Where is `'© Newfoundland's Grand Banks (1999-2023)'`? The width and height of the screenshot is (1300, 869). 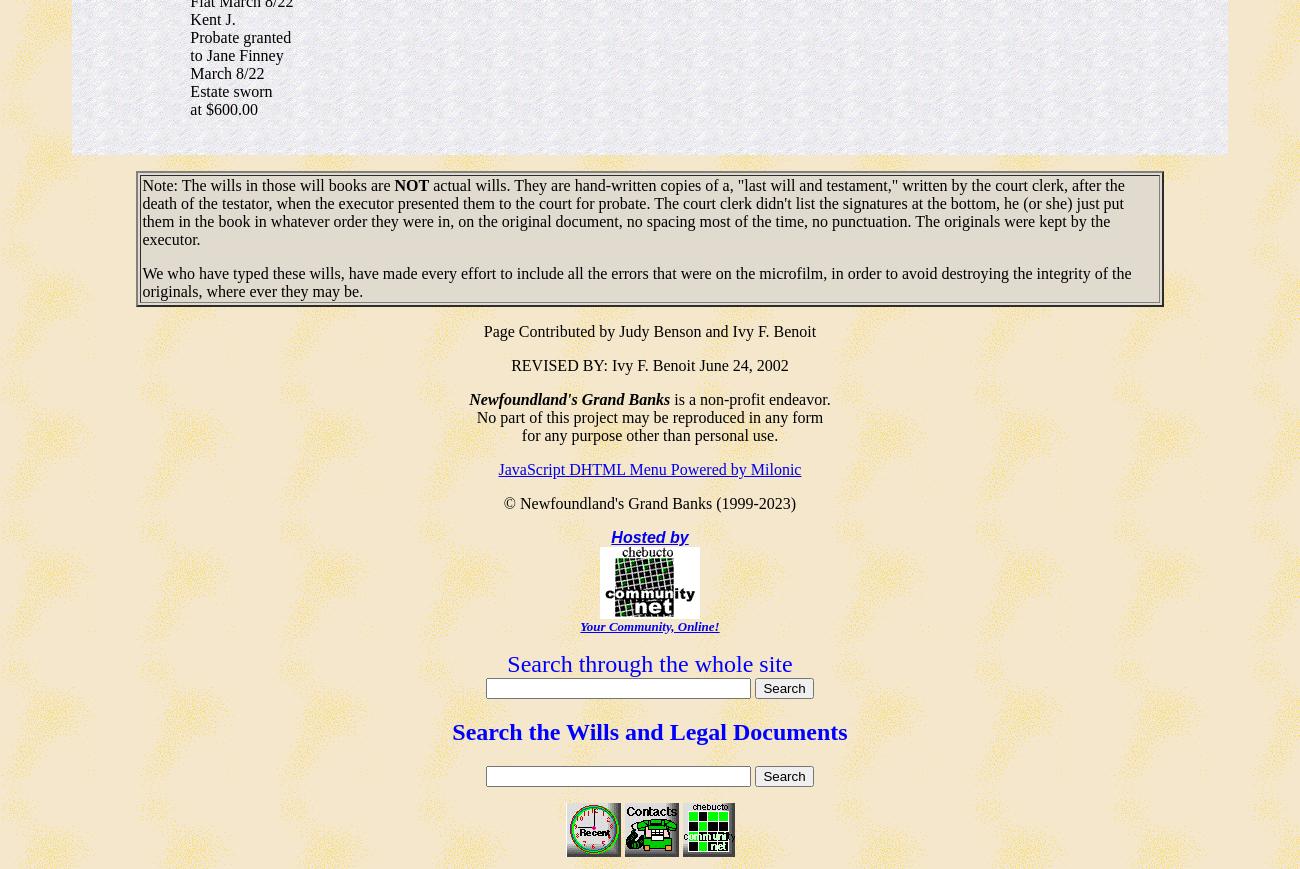 '© Newfoundland's Grand Banks (1999-2023)' is located at coordinates (649, 502).